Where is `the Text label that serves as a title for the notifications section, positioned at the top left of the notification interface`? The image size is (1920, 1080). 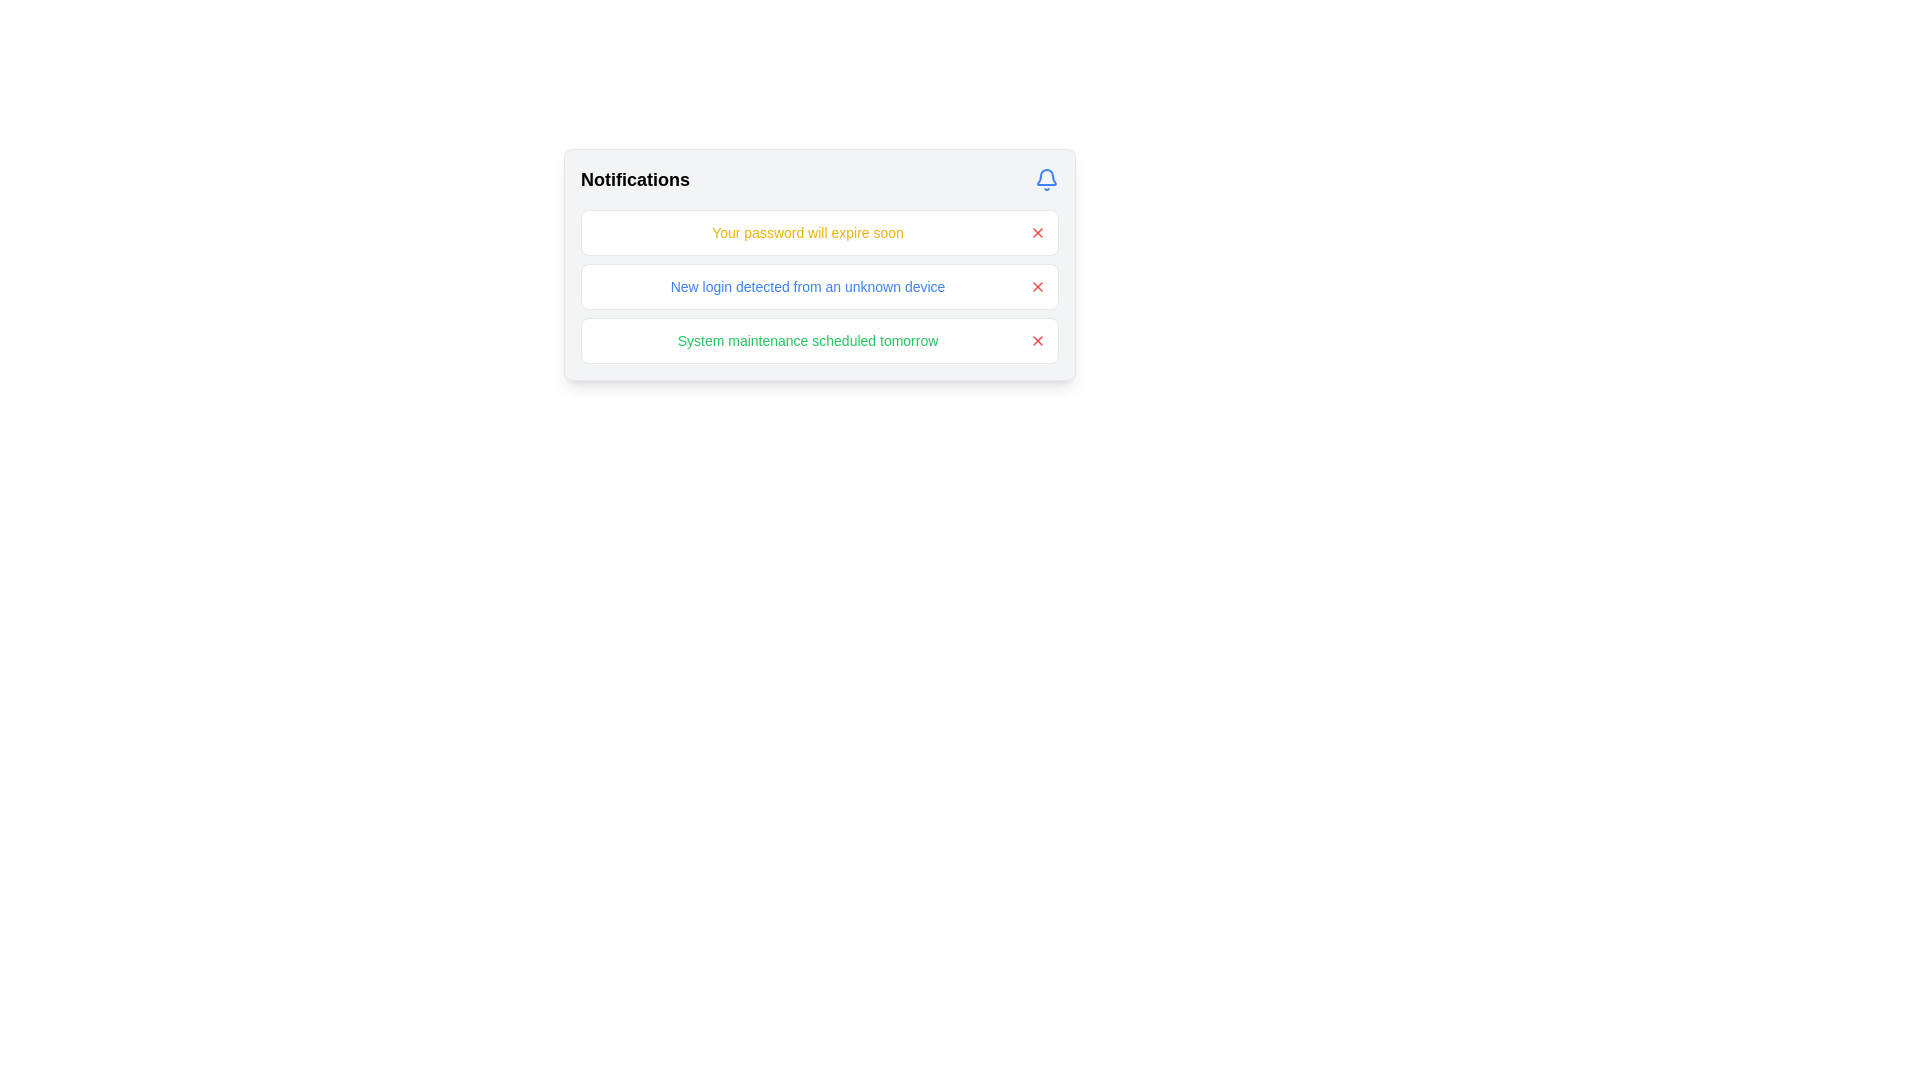 the Text label that serves as a title for the notifications section, positioned at the top left of the notification interface is located at coordinates (634, 180).